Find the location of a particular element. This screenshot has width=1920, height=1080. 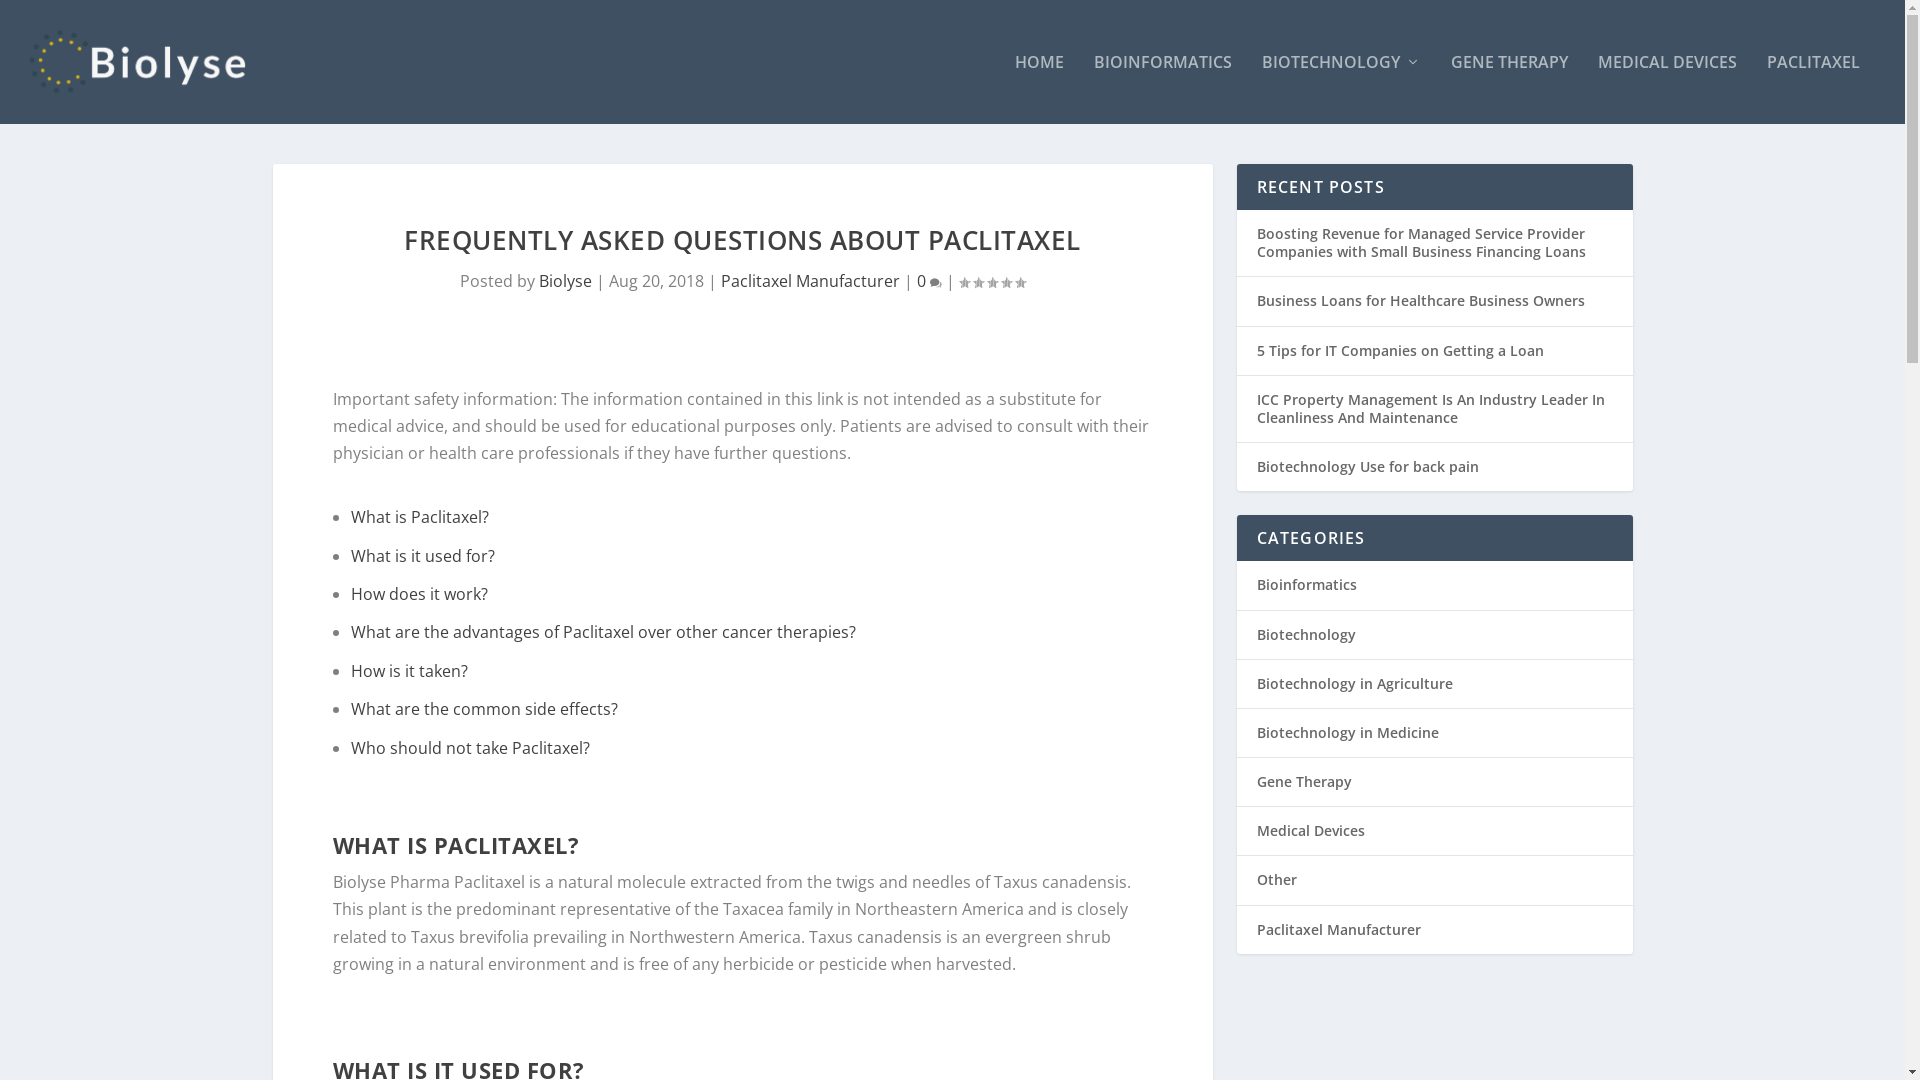

'PACLITAXEL' is located at coordinates (1813, 87).